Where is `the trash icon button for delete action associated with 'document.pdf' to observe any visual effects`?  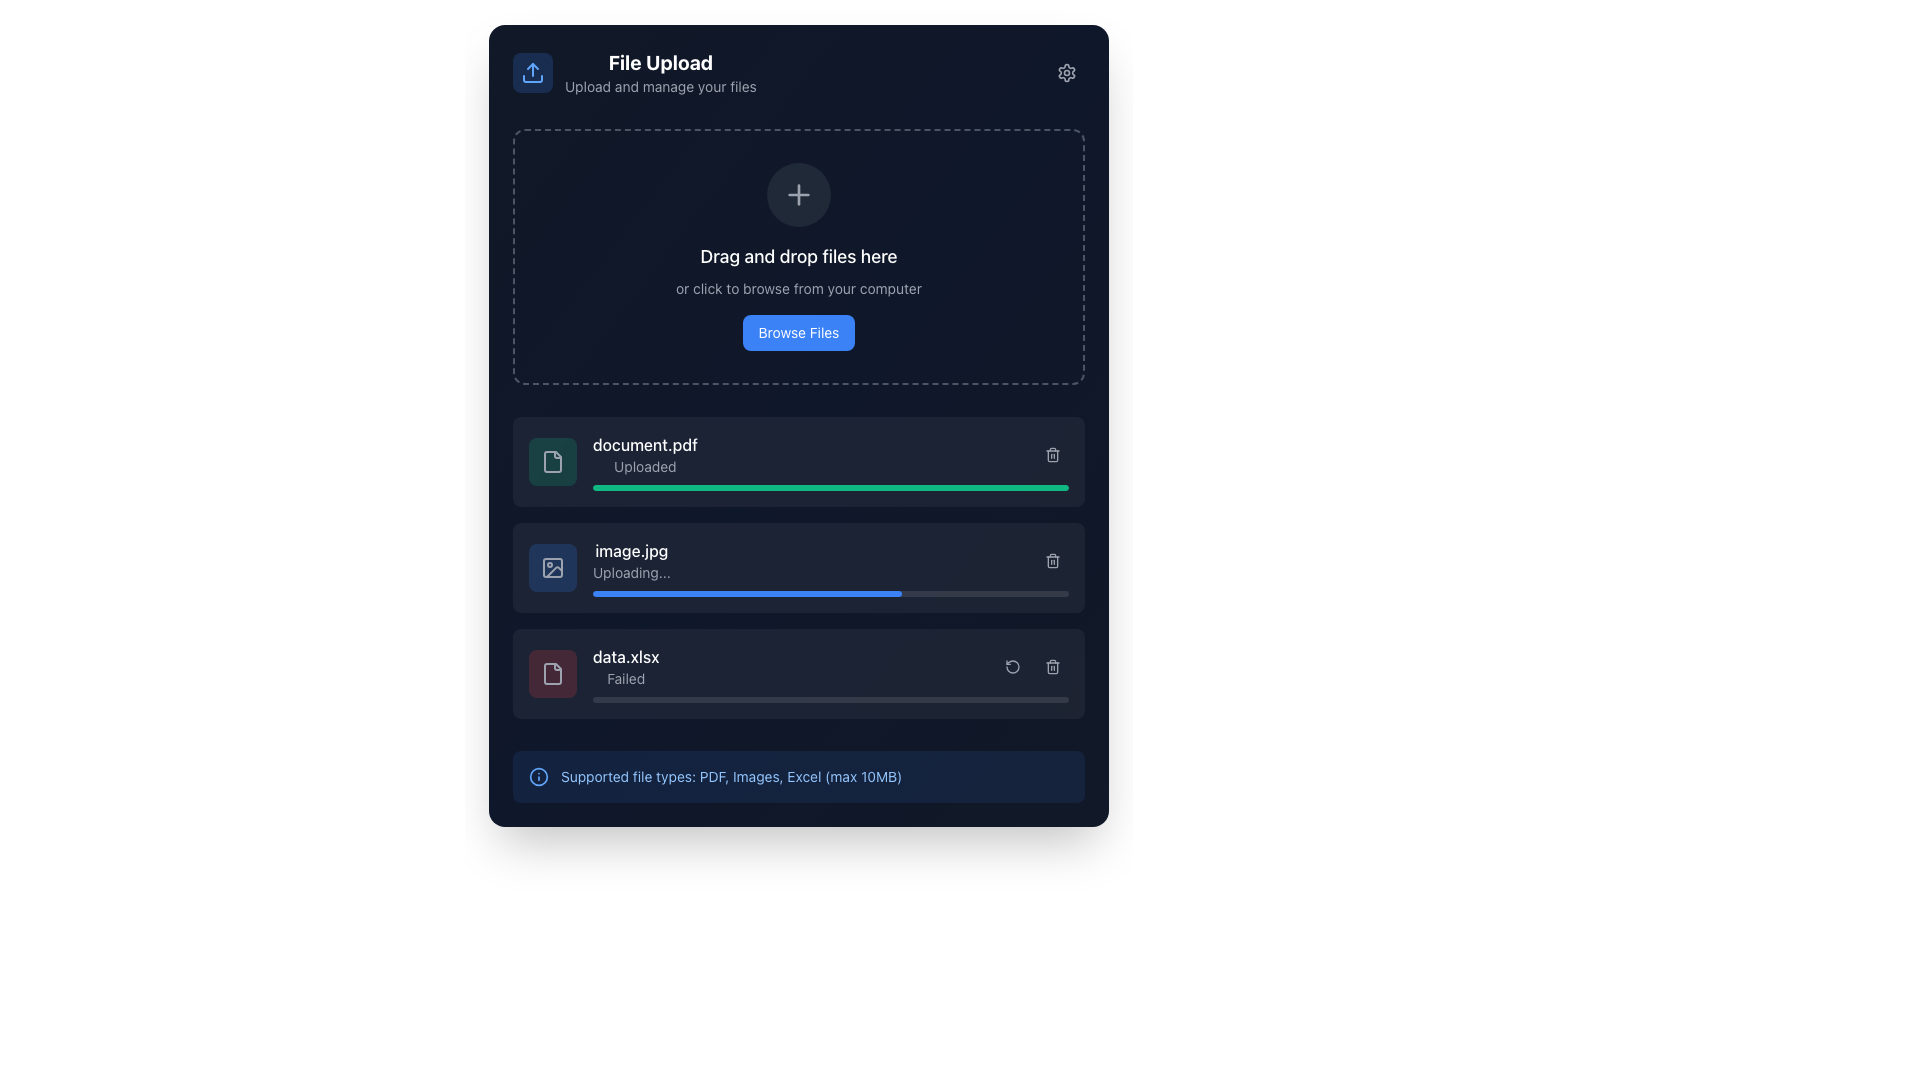 the trash icon button for delete action associated with 'document.pdf' to observe any visual effects is located at coordinates (1051, 455).